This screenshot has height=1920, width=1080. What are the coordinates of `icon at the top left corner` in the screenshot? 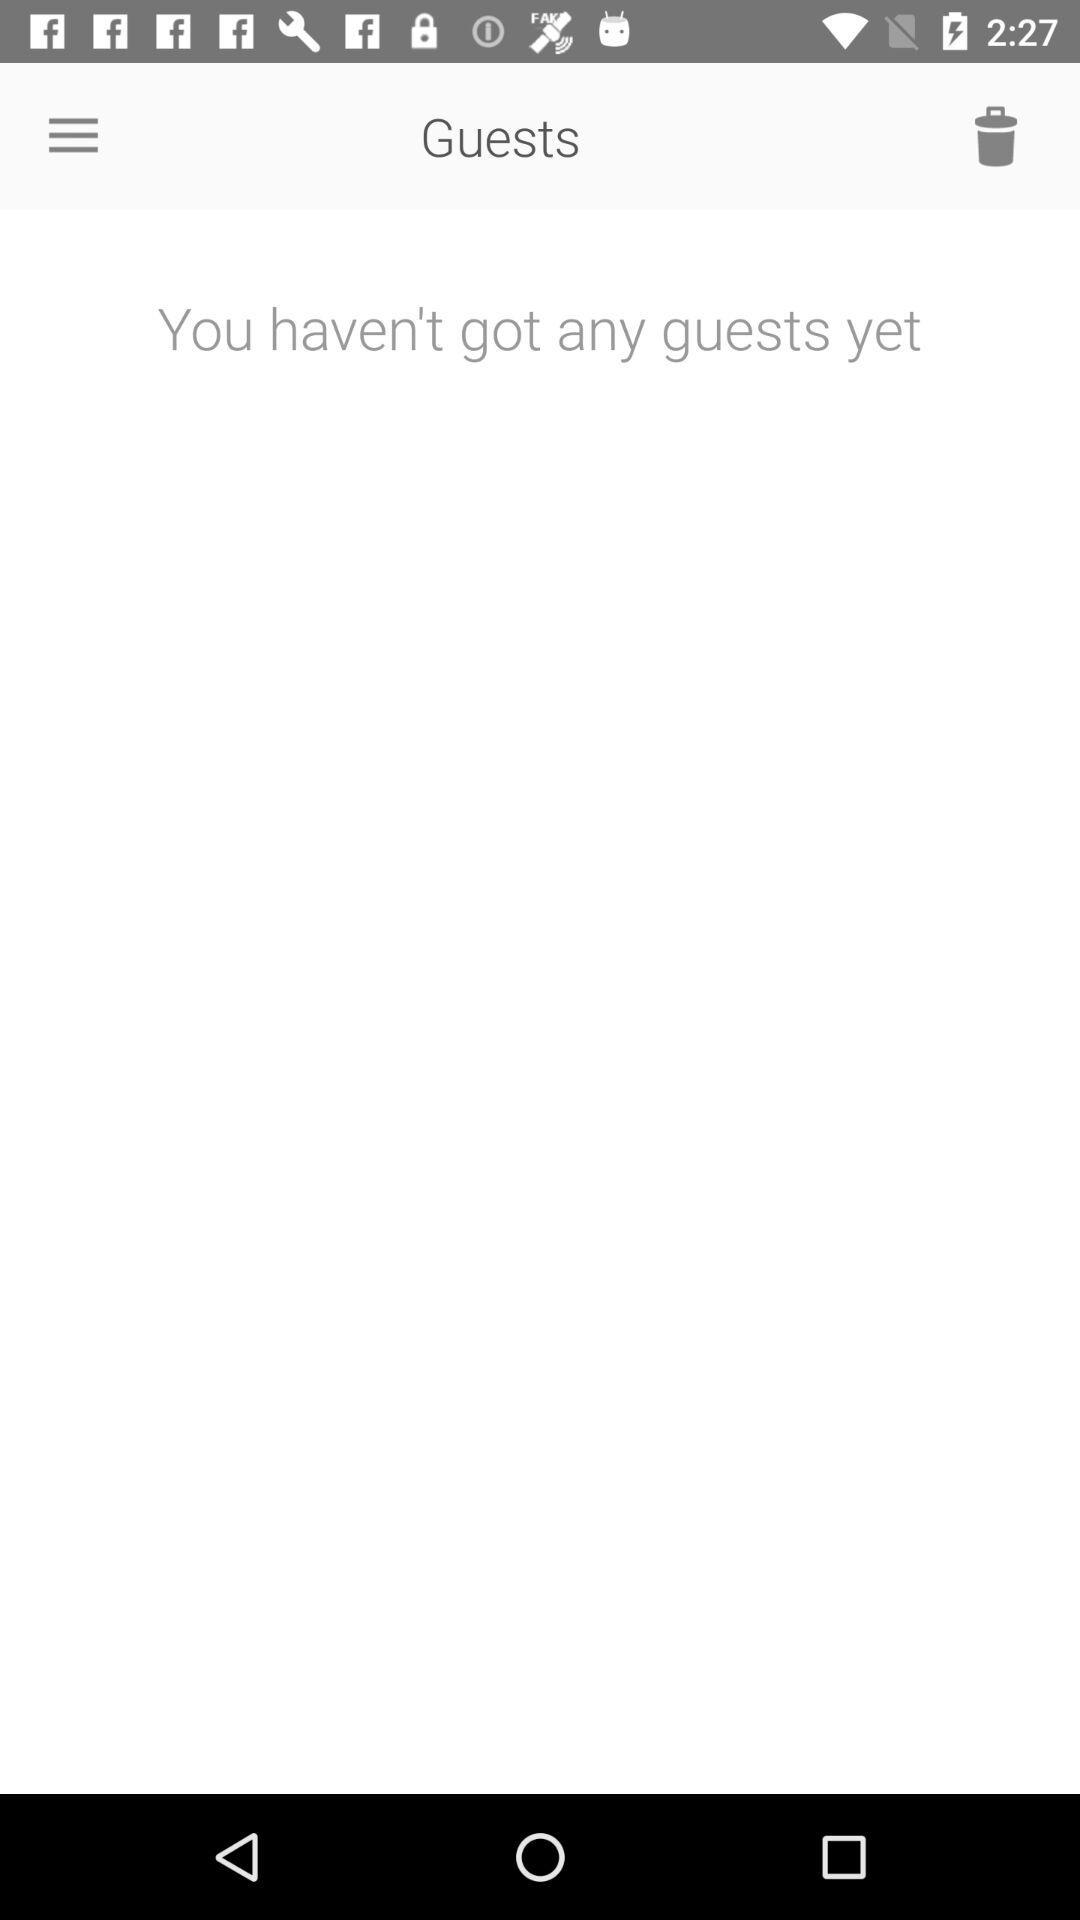 It's located at (72, 135).